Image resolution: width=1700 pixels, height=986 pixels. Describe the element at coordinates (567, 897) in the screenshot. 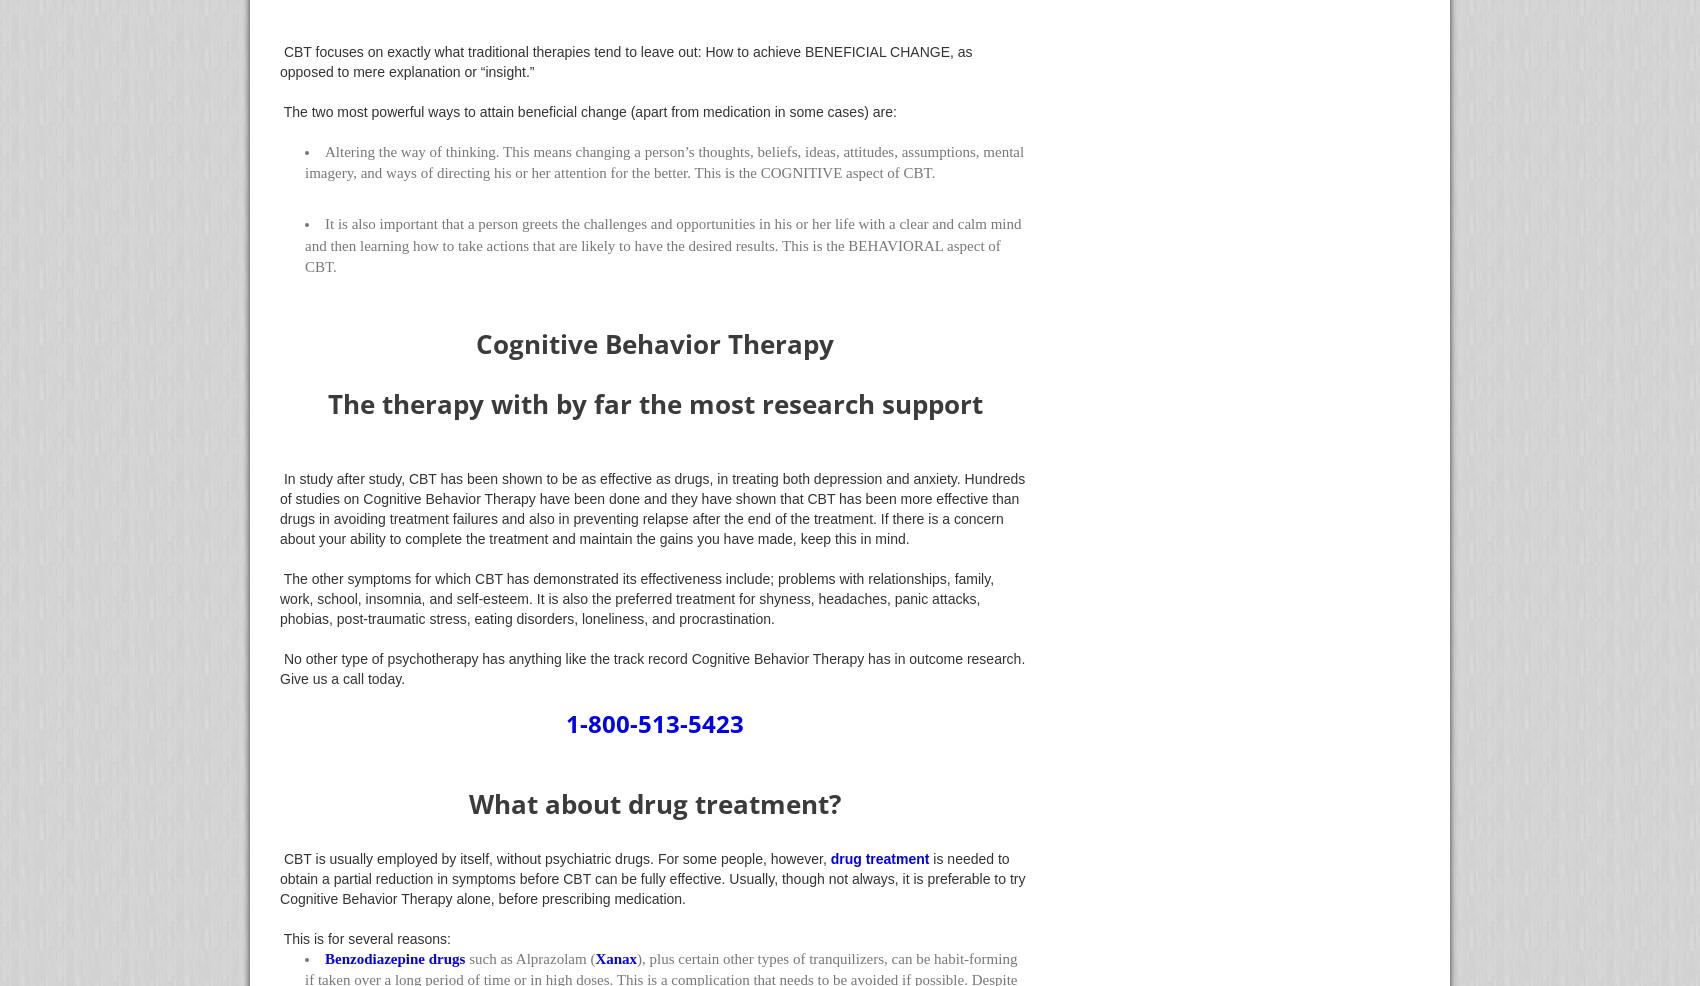

I see `'alone, before prescribing medication.'` at that location.